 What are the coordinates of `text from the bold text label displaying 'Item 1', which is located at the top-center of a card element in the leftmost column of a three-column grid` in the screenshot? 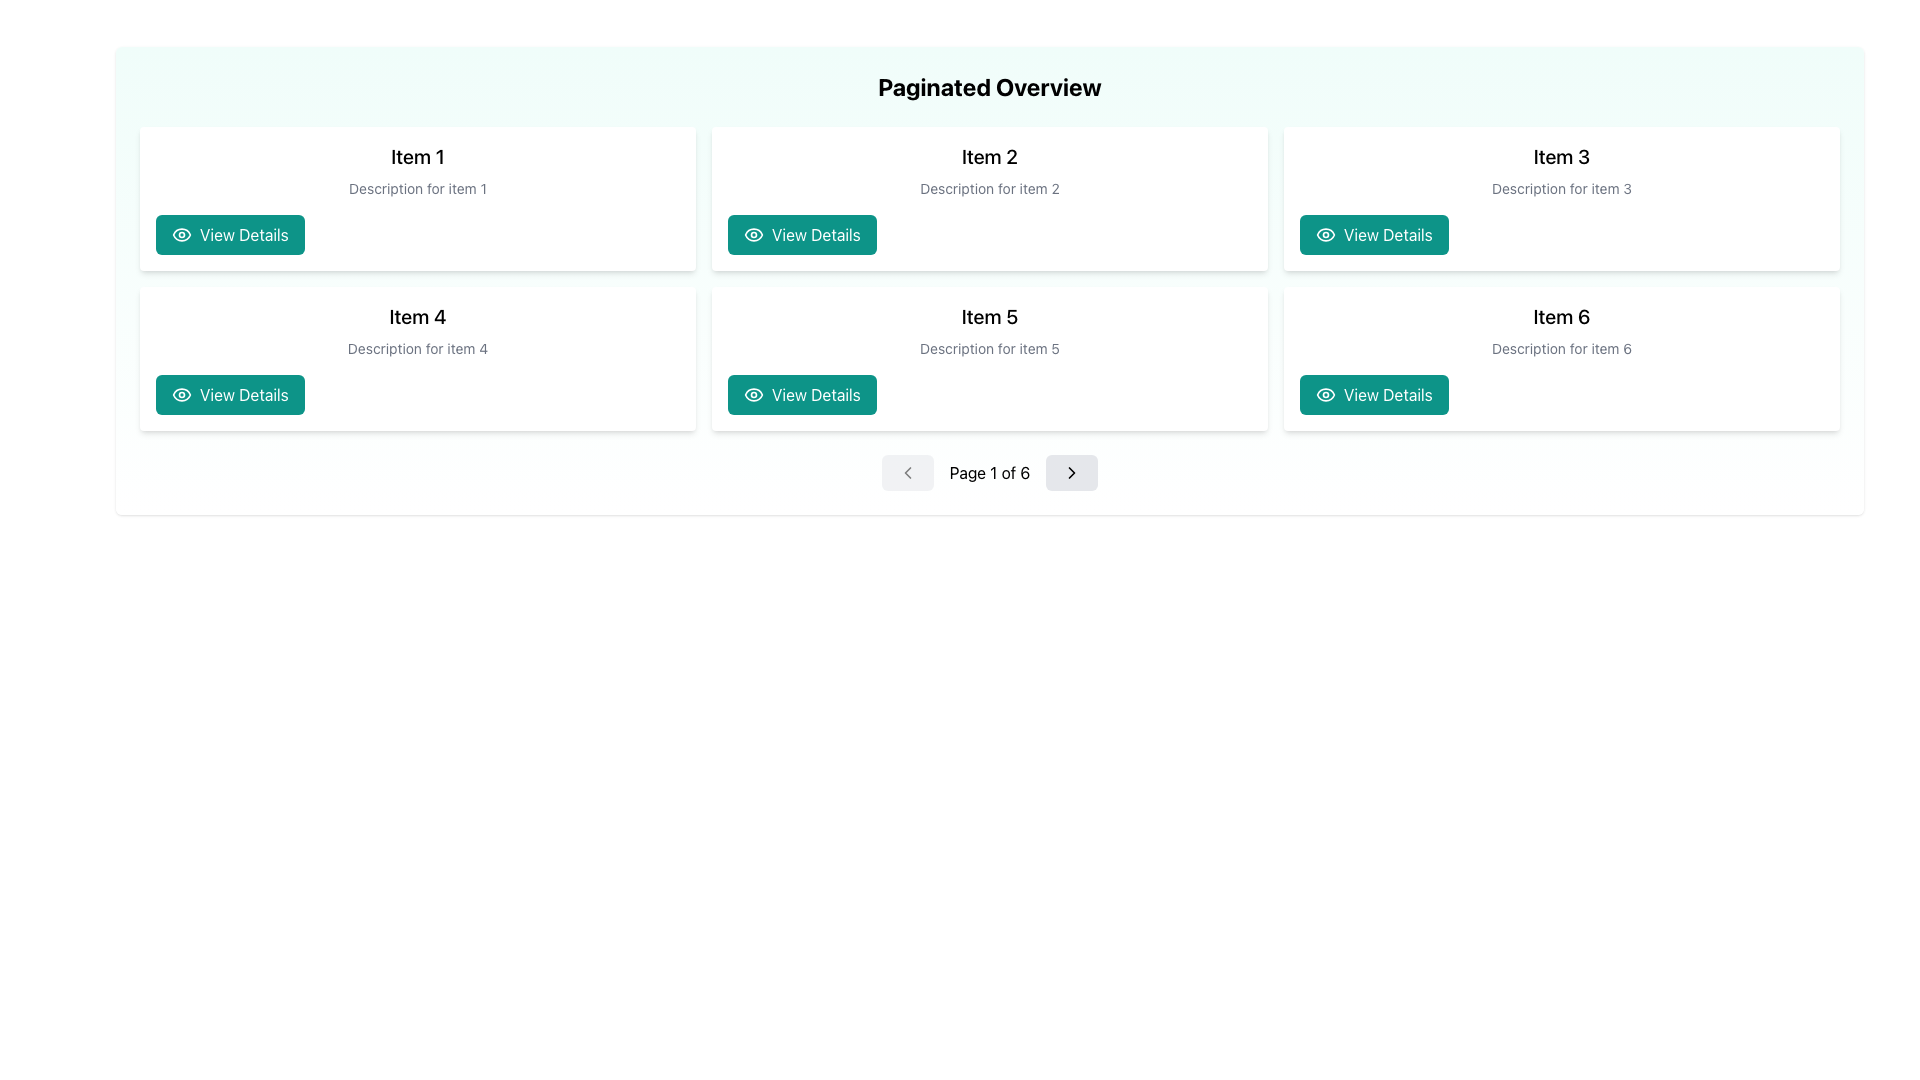 It's located at (416, 156).